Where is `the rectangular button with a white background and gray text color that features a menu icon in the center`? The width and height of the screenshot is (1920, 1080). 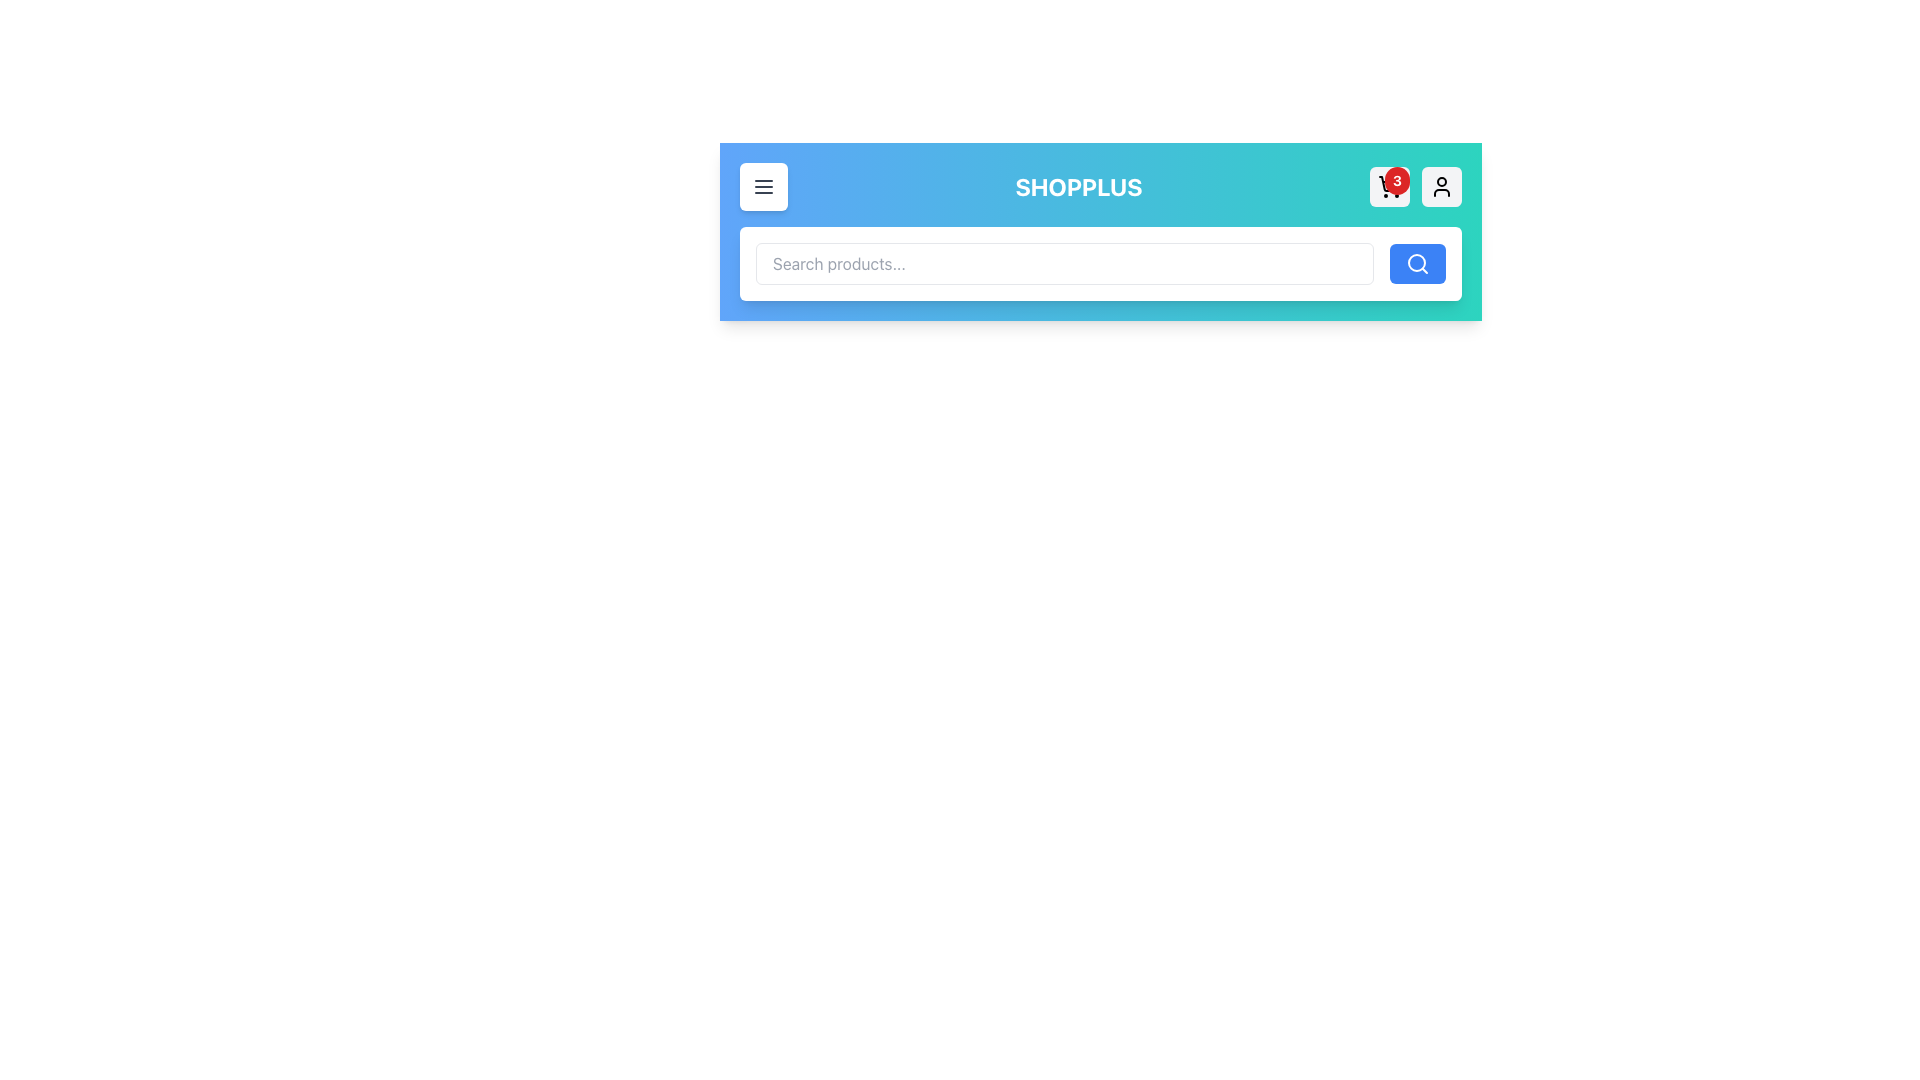
the rectangular button with a white background and gray text color that features a menu icon in the center is located at coordinates (762, 186).